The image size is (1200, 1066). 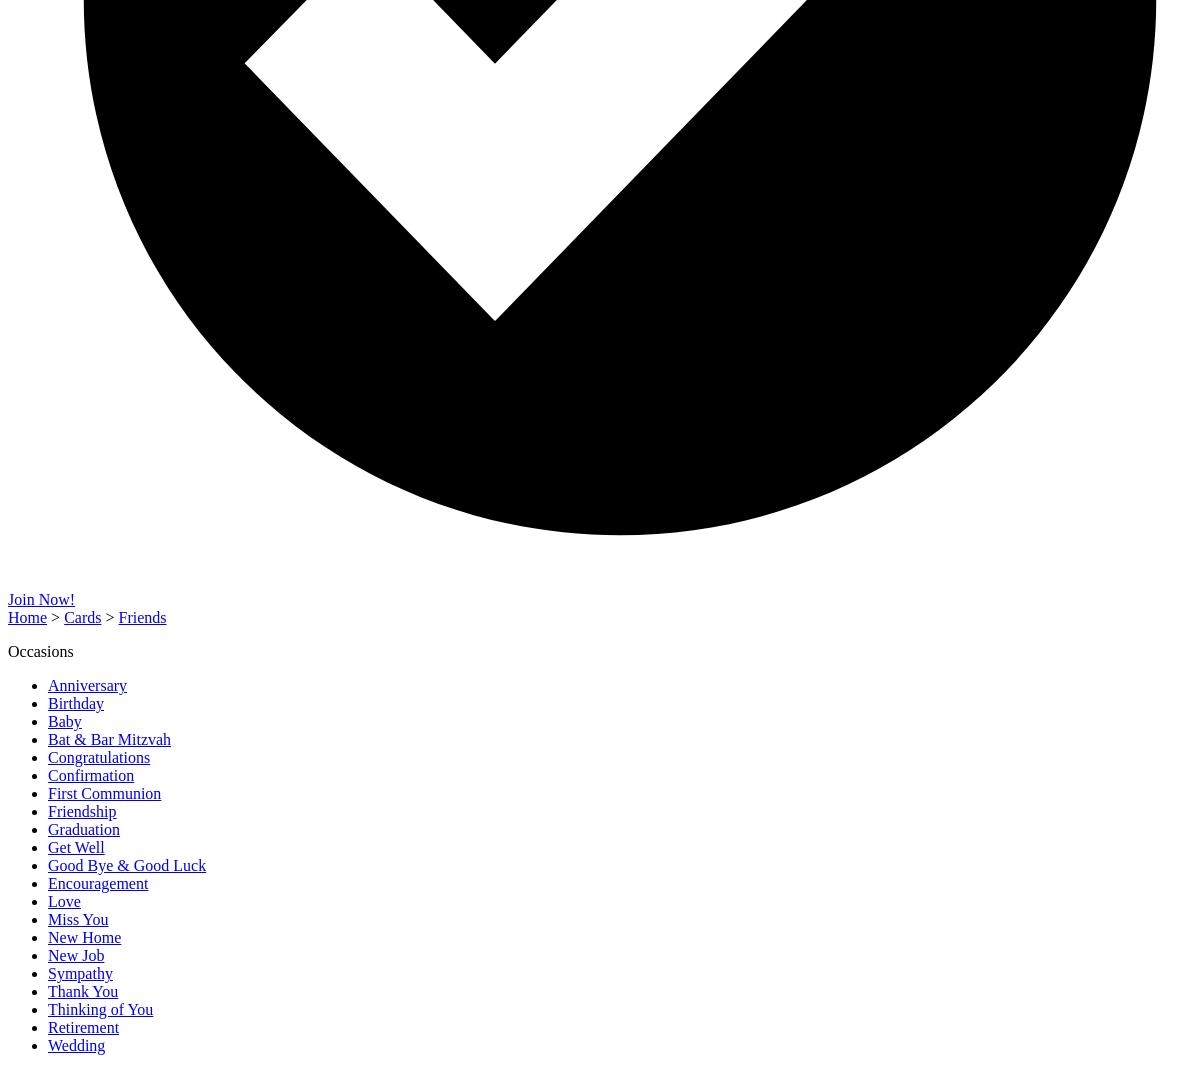 What do you see at coordinates (82, 616) in the screenshot?
I see `'Cards'` at bounding box center [82, 616].